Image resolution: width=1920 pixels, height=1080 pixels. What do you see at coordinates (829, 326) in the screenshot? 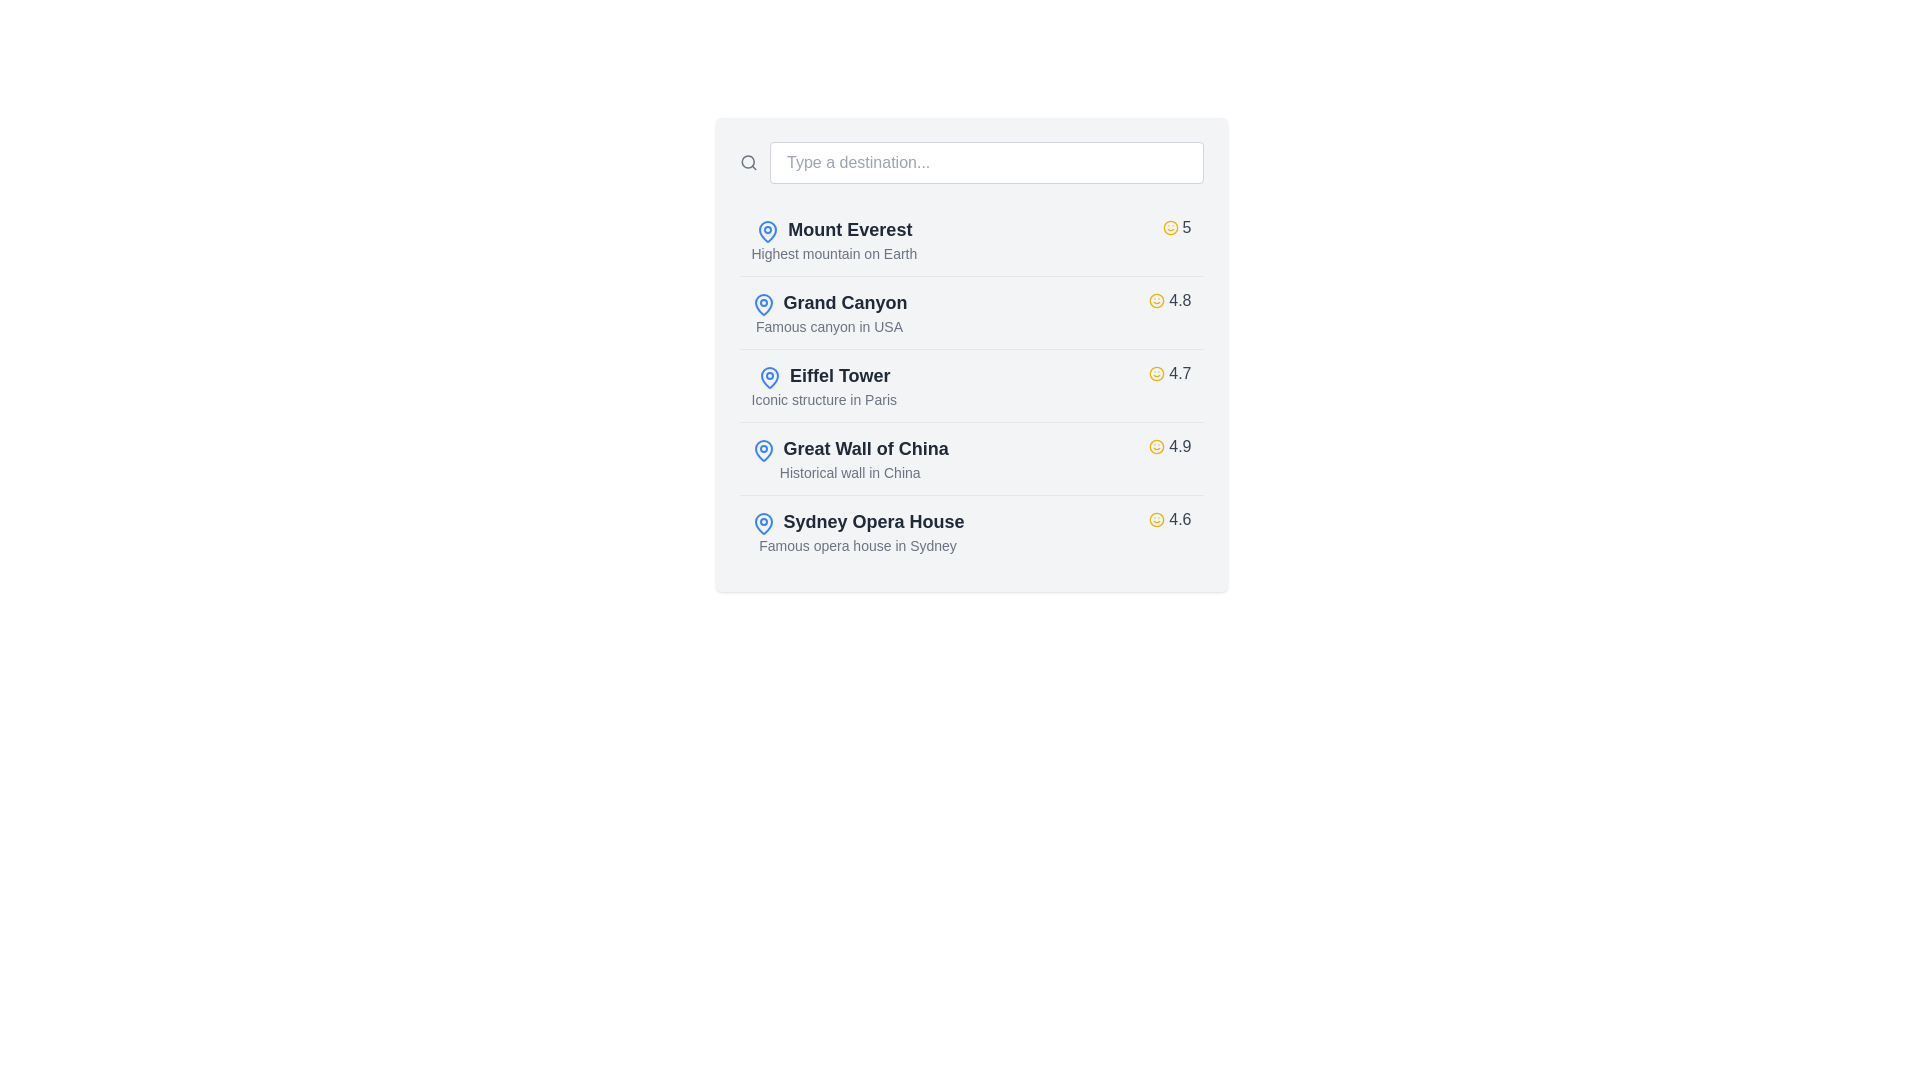
I see `the text label that reads 'Famous canyon in USA', which is styled in a smaller gray font and positioned below the 'Grand Canyon' title in the list` at bounding box center [829, 326].